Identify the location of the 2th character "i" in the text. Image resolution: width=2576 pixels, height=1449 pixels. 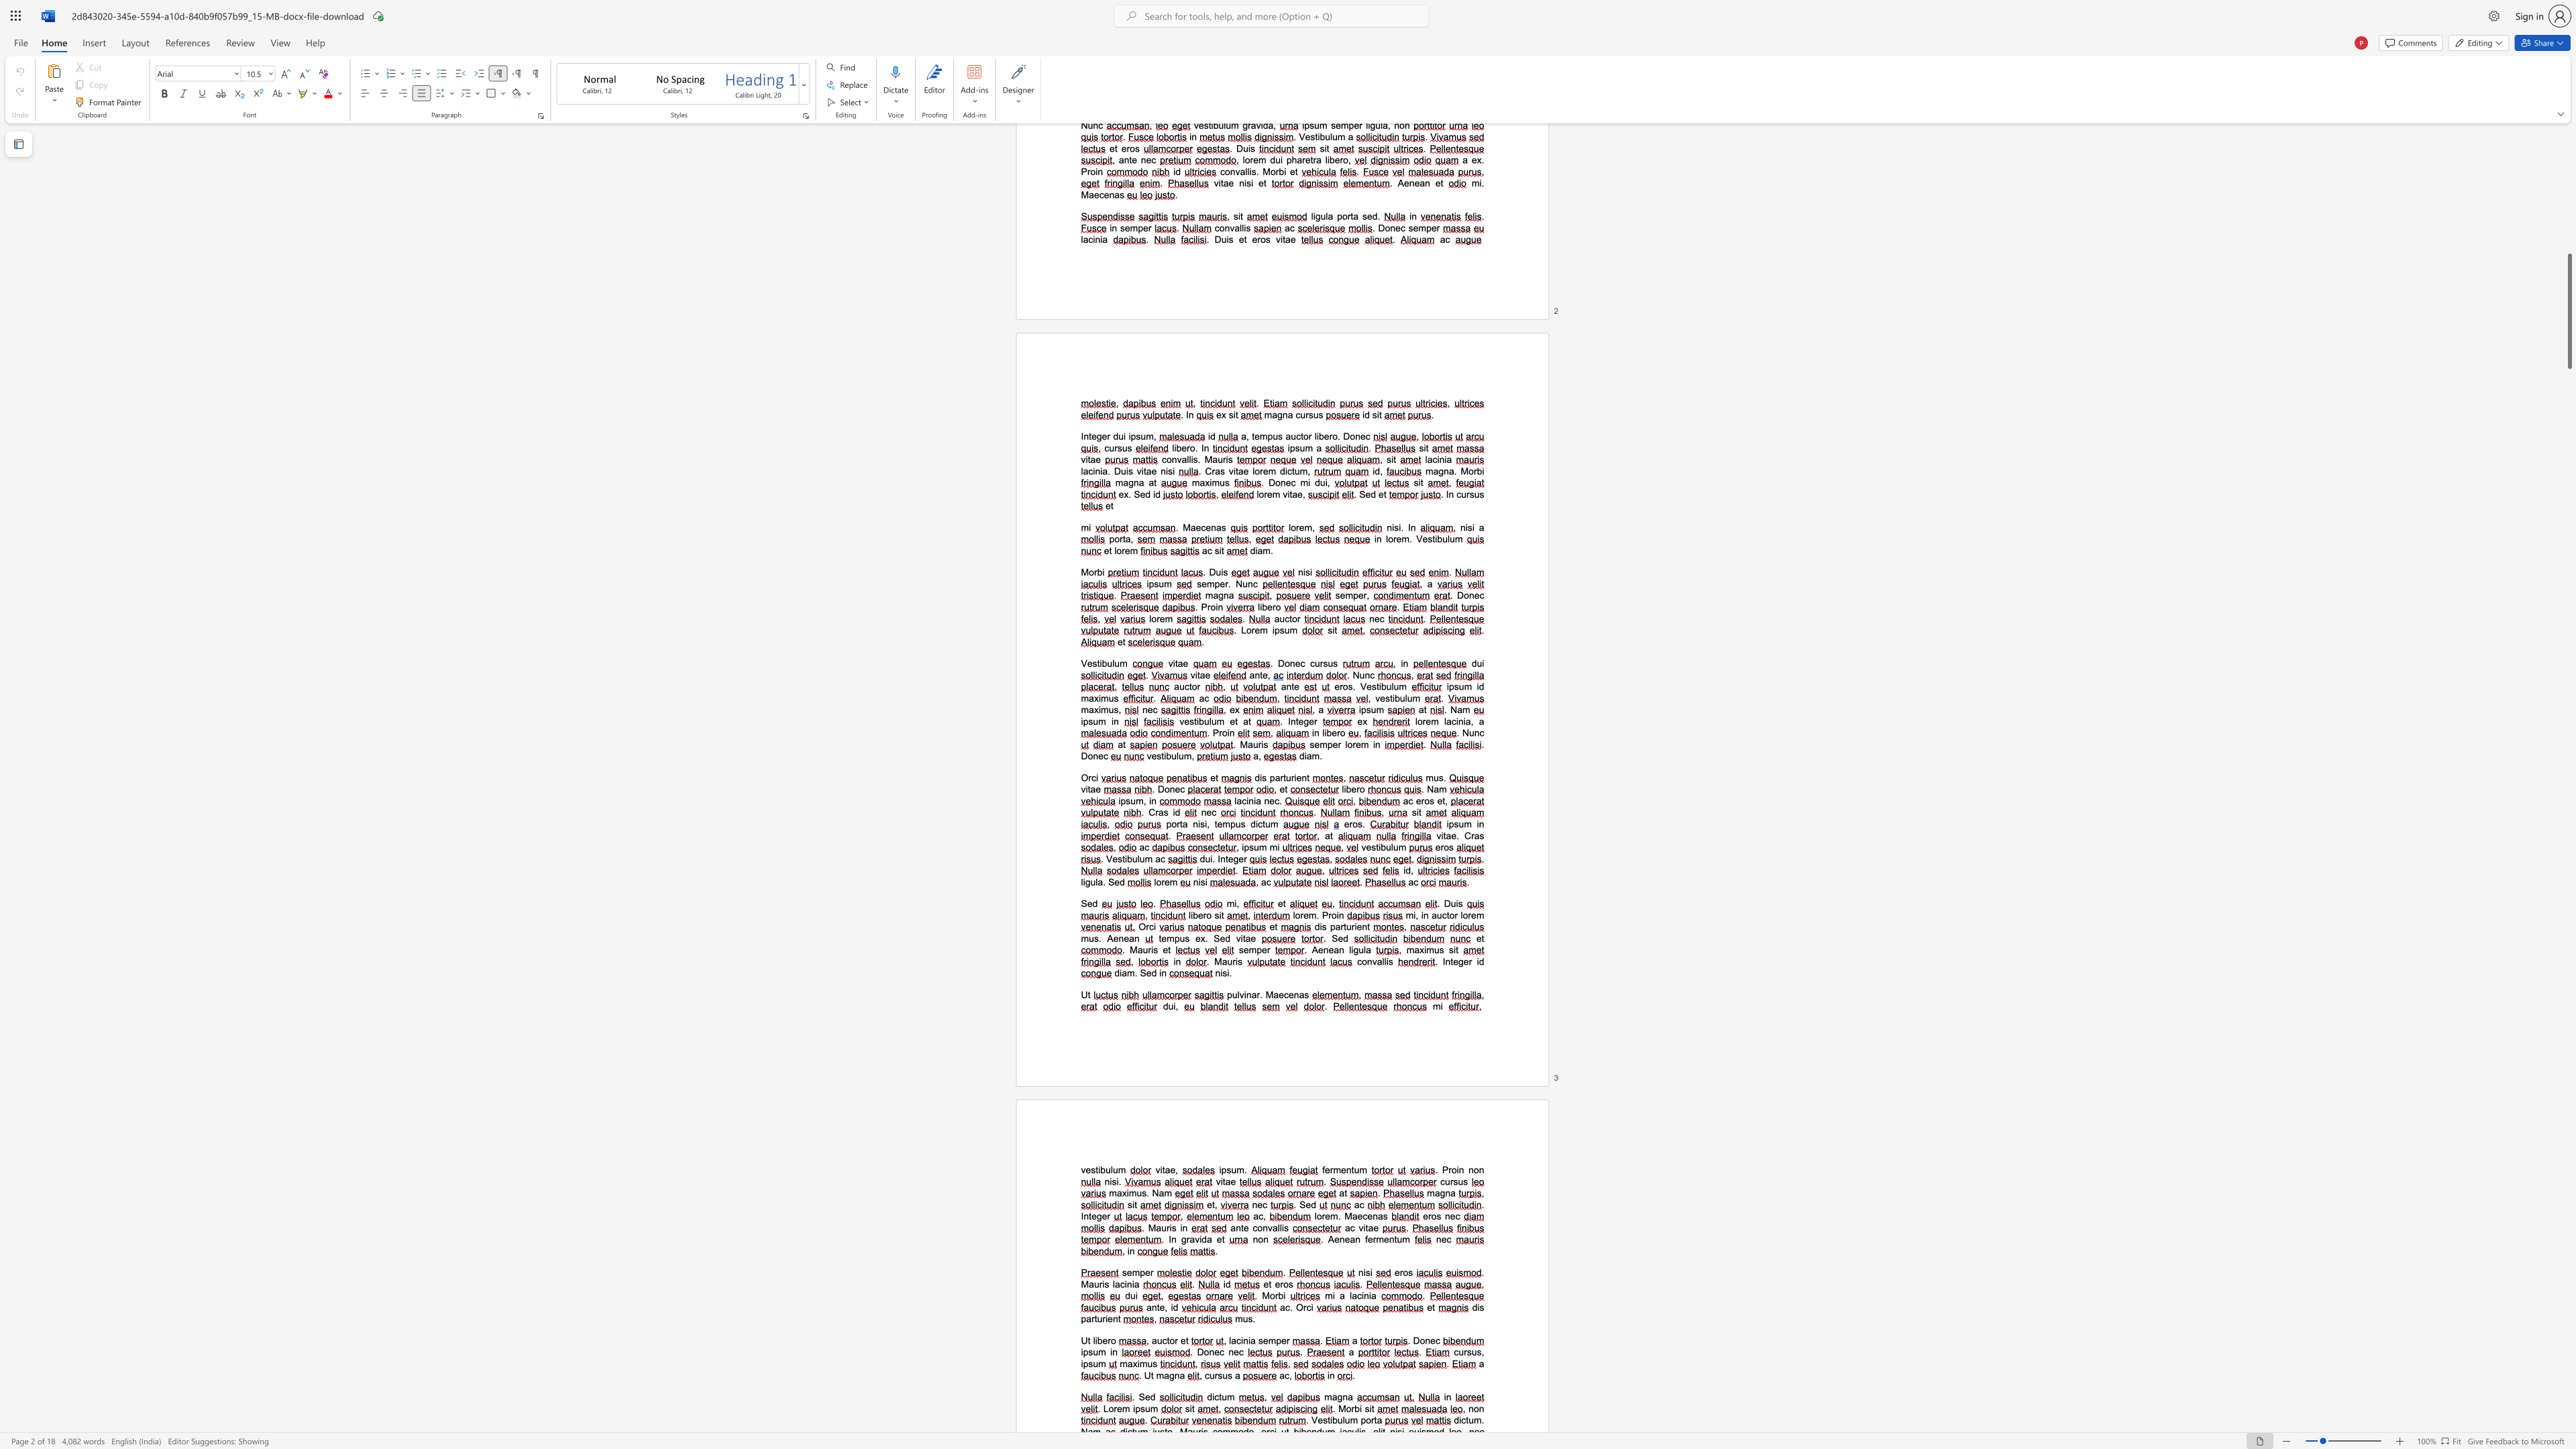
(1453, 949).